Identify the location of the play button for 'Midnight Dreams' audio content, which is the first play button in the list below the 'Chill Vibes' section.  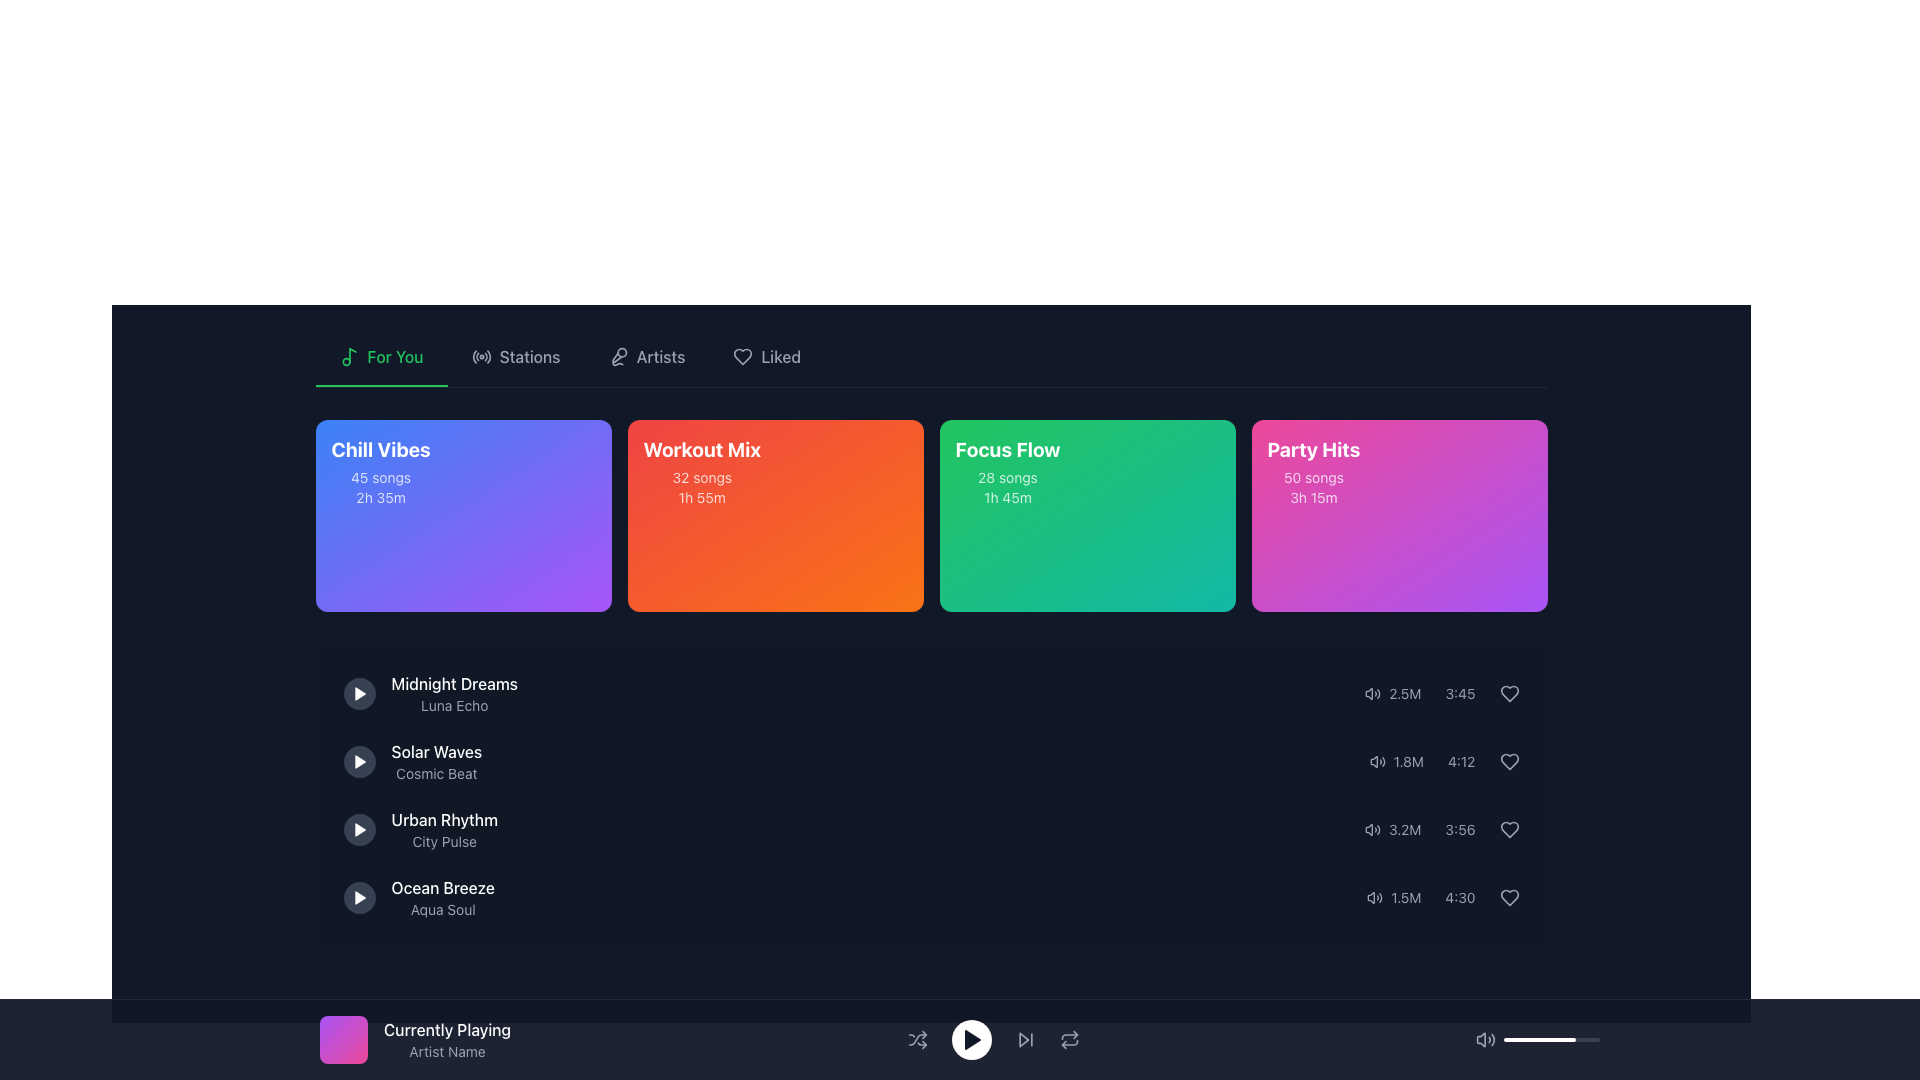
(359, 693).